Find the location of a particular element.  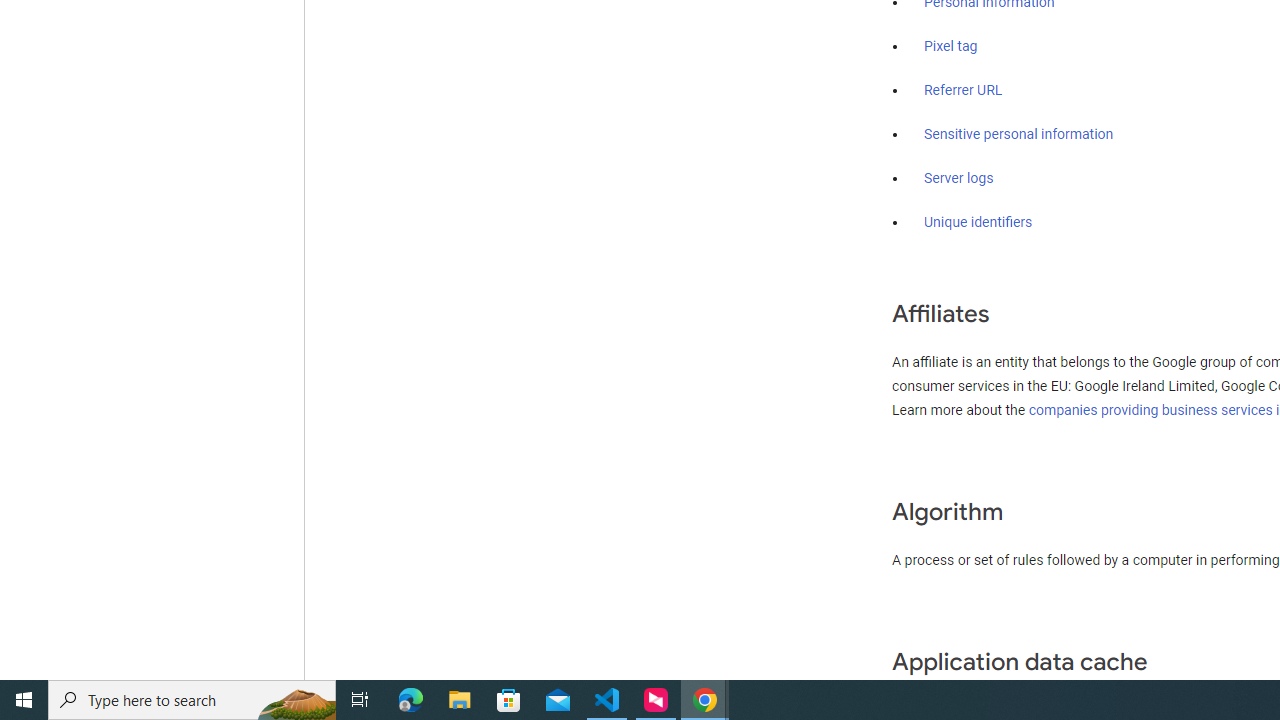

'Referrer URL' is located at coordinates (963, 91).